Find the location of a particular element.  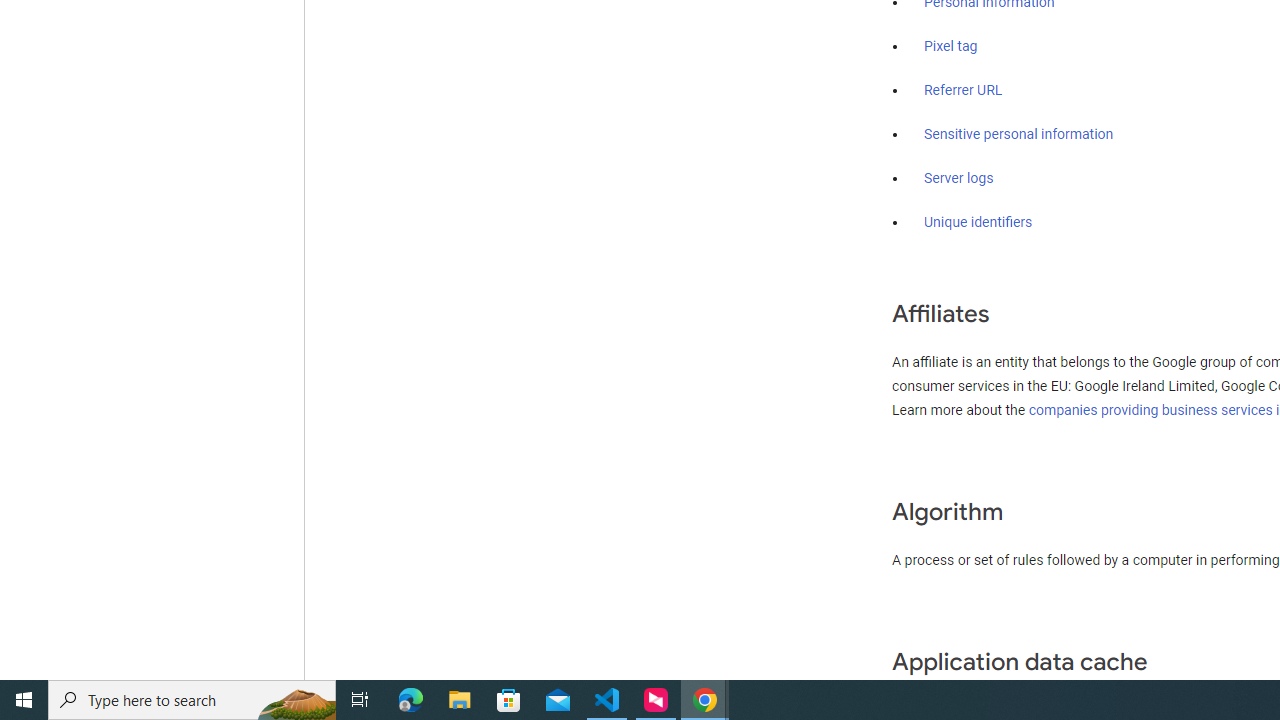

'Referrer URL' is located at coordinates (963, 91).